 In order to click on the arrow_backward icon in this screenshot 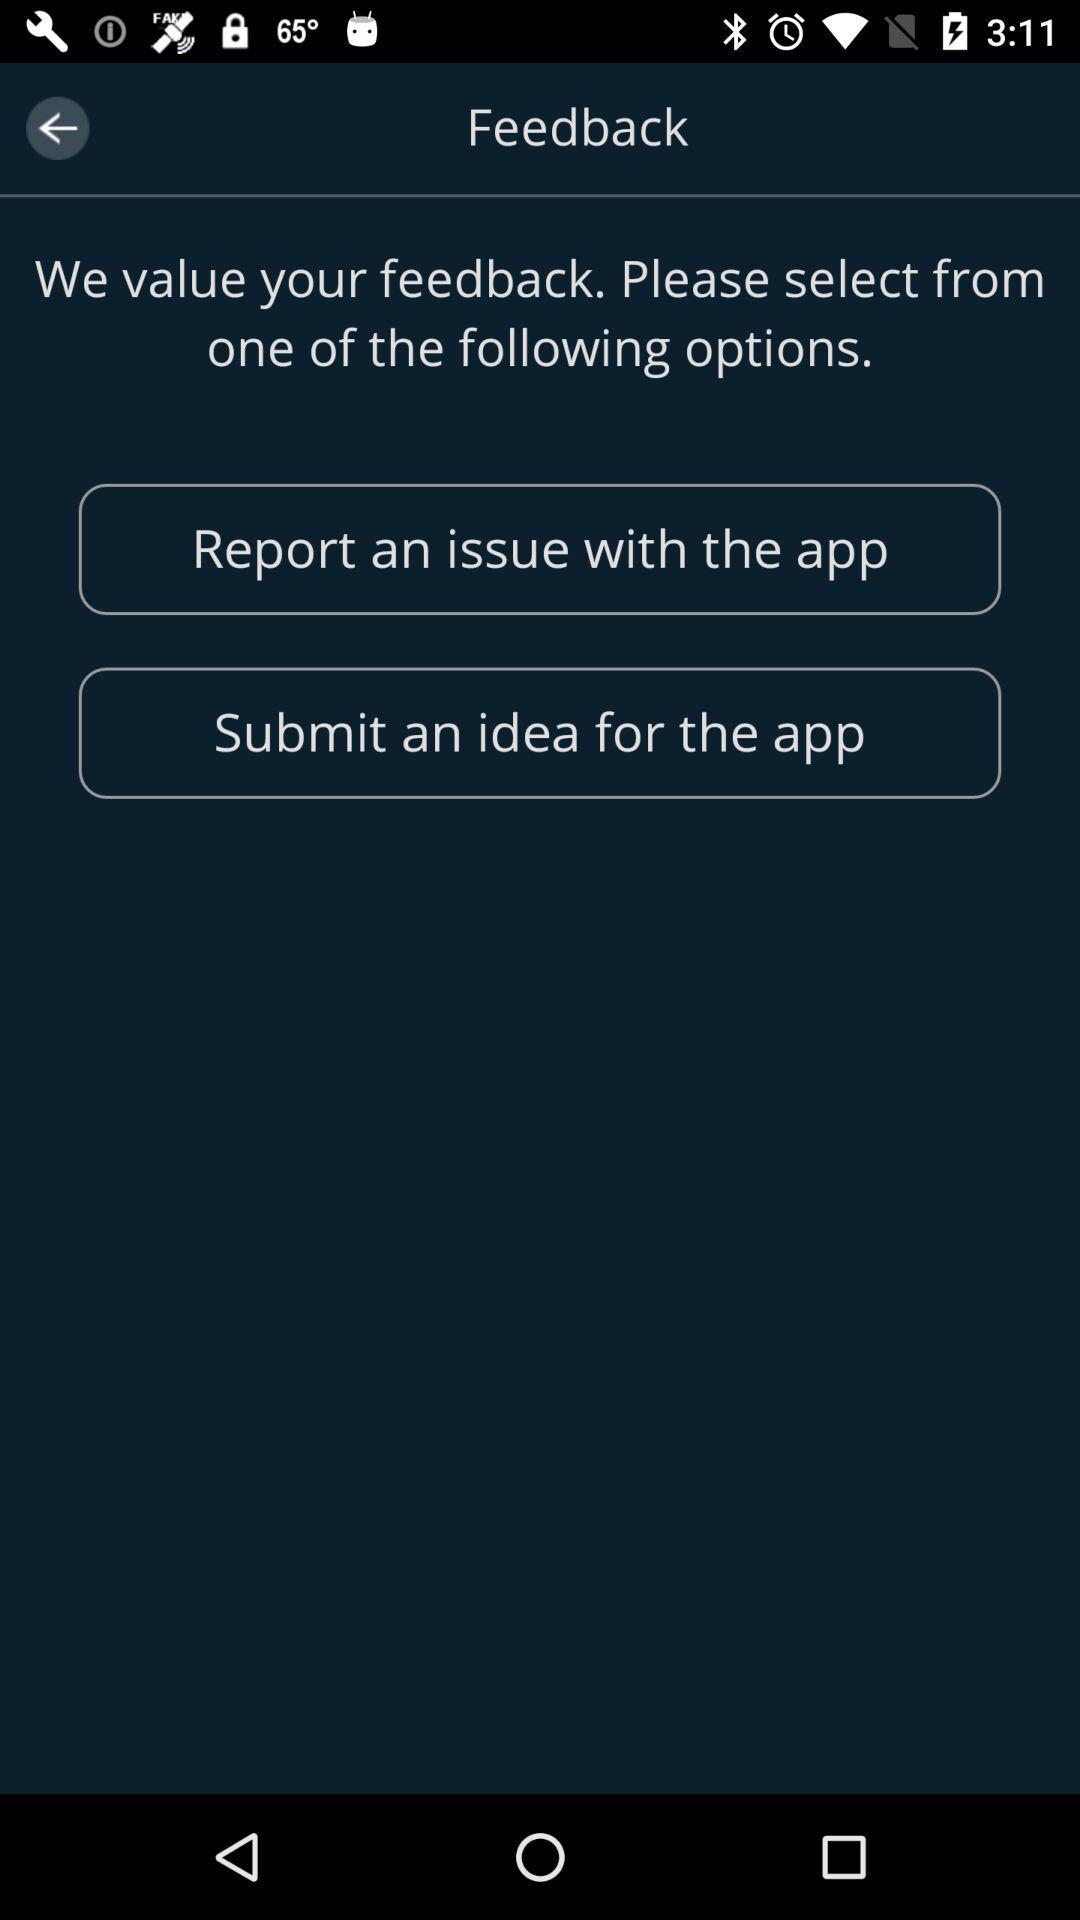, I will do `click(56, 127)`.